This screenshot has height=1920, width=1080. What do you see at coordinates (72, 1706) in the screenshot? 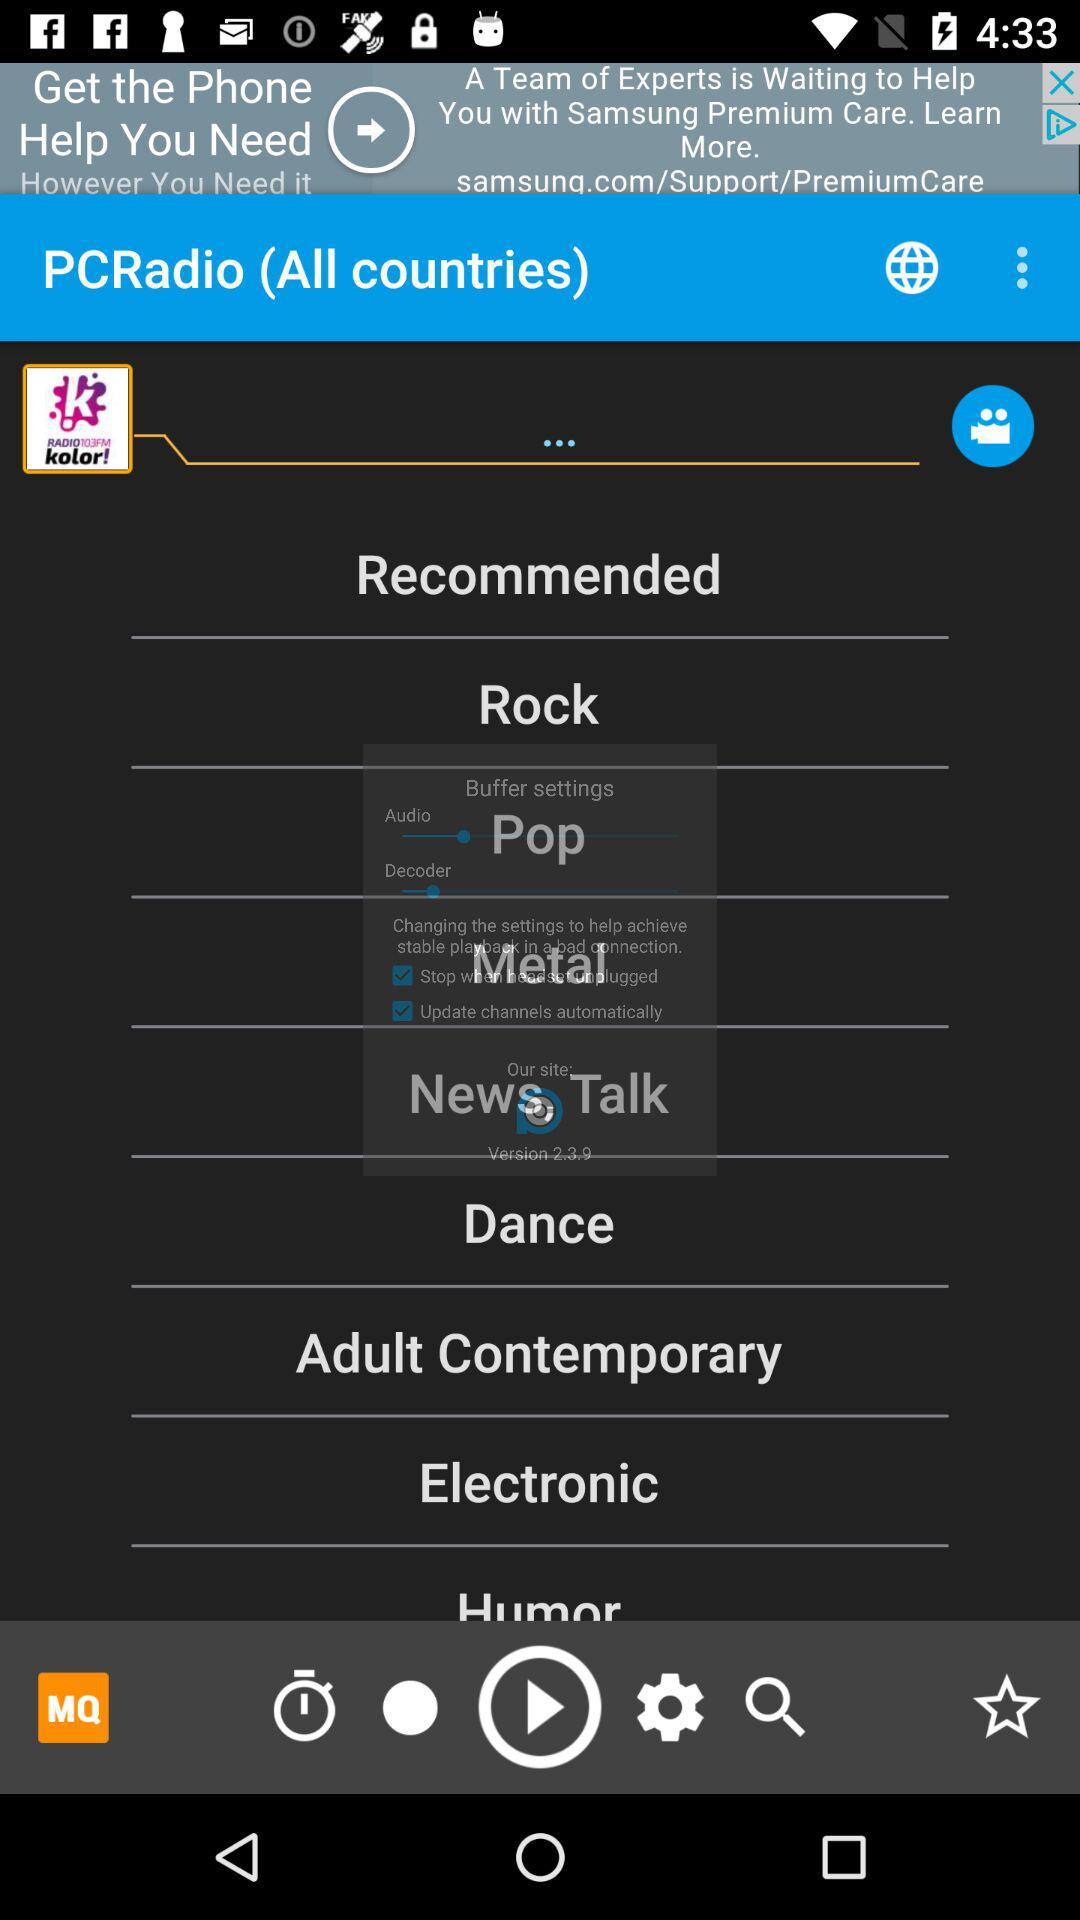
I see `mq box` at bounding box center [72, 1706].